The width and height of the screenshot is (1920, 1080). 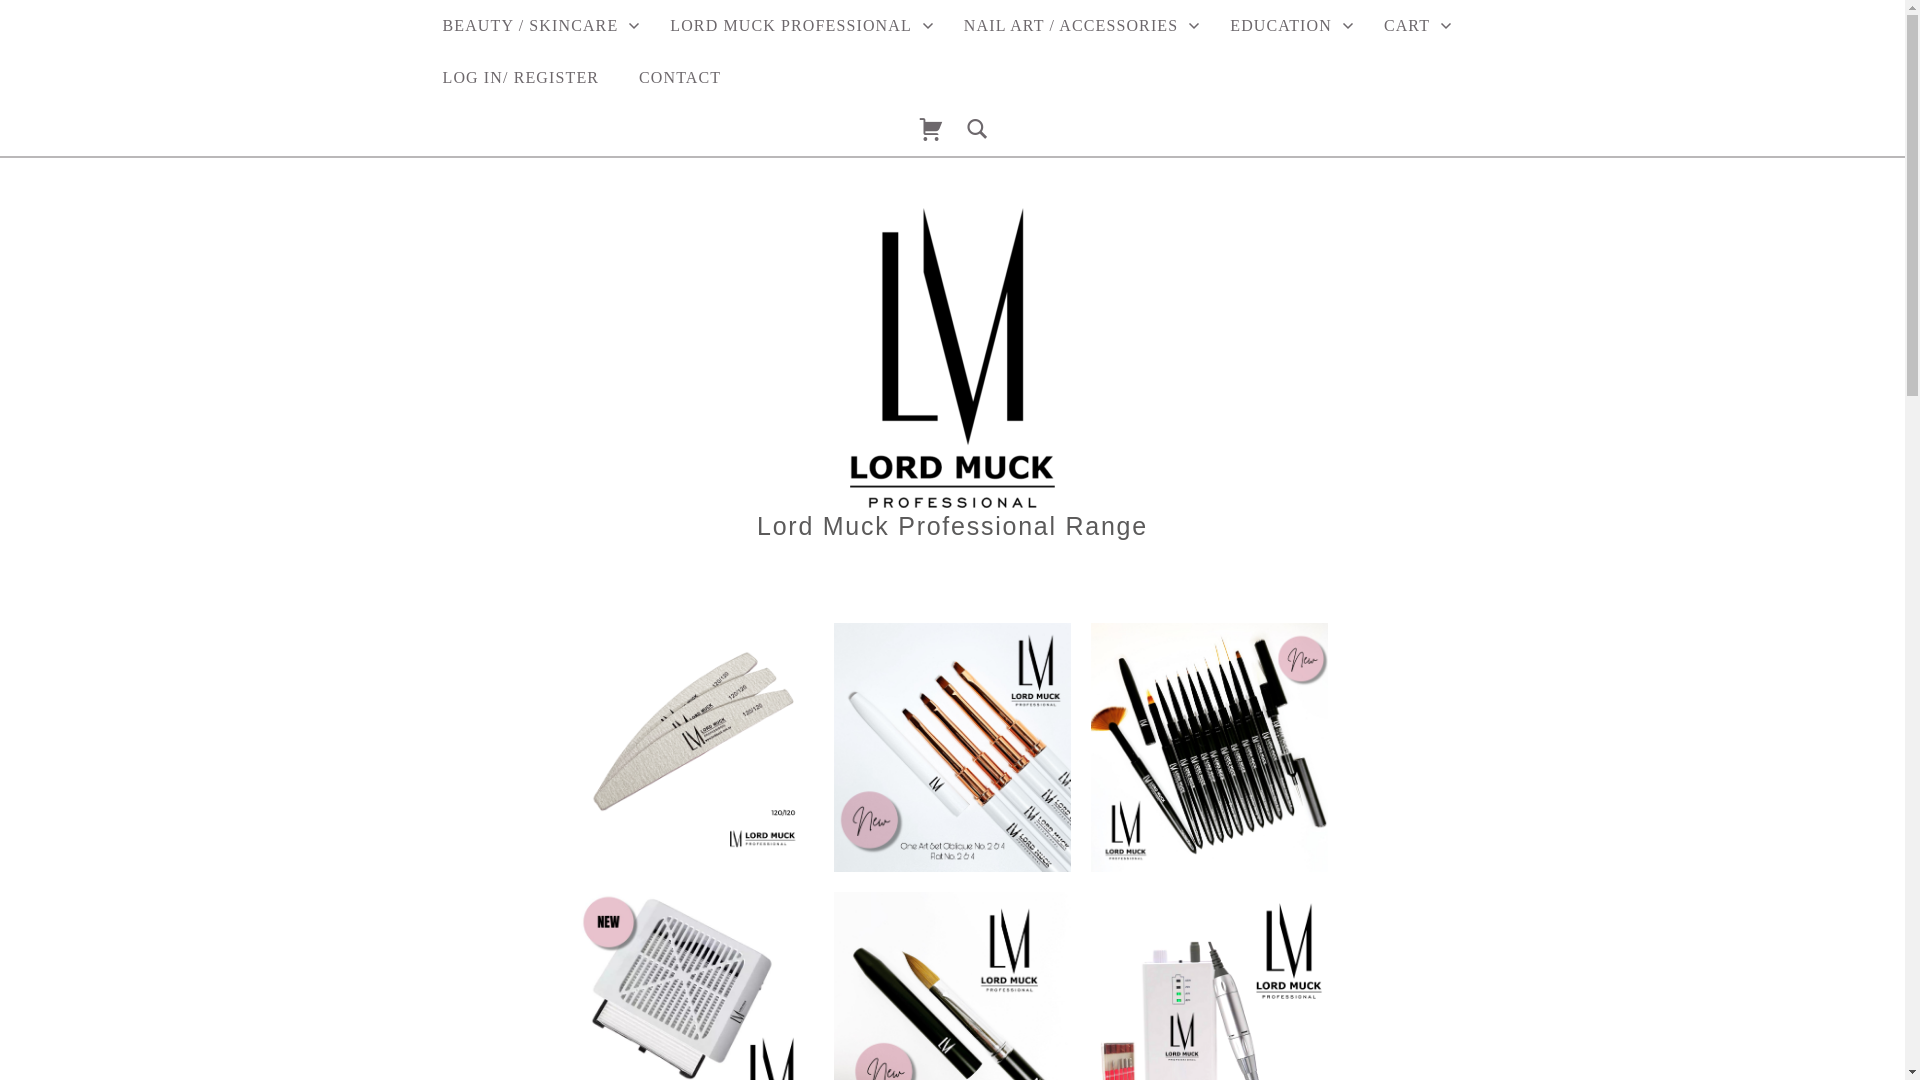 What do you see at coordinates (950, 357) in the screenshot?
I see `'1. Prof Logo - black'` at bounding box center [950, 357].